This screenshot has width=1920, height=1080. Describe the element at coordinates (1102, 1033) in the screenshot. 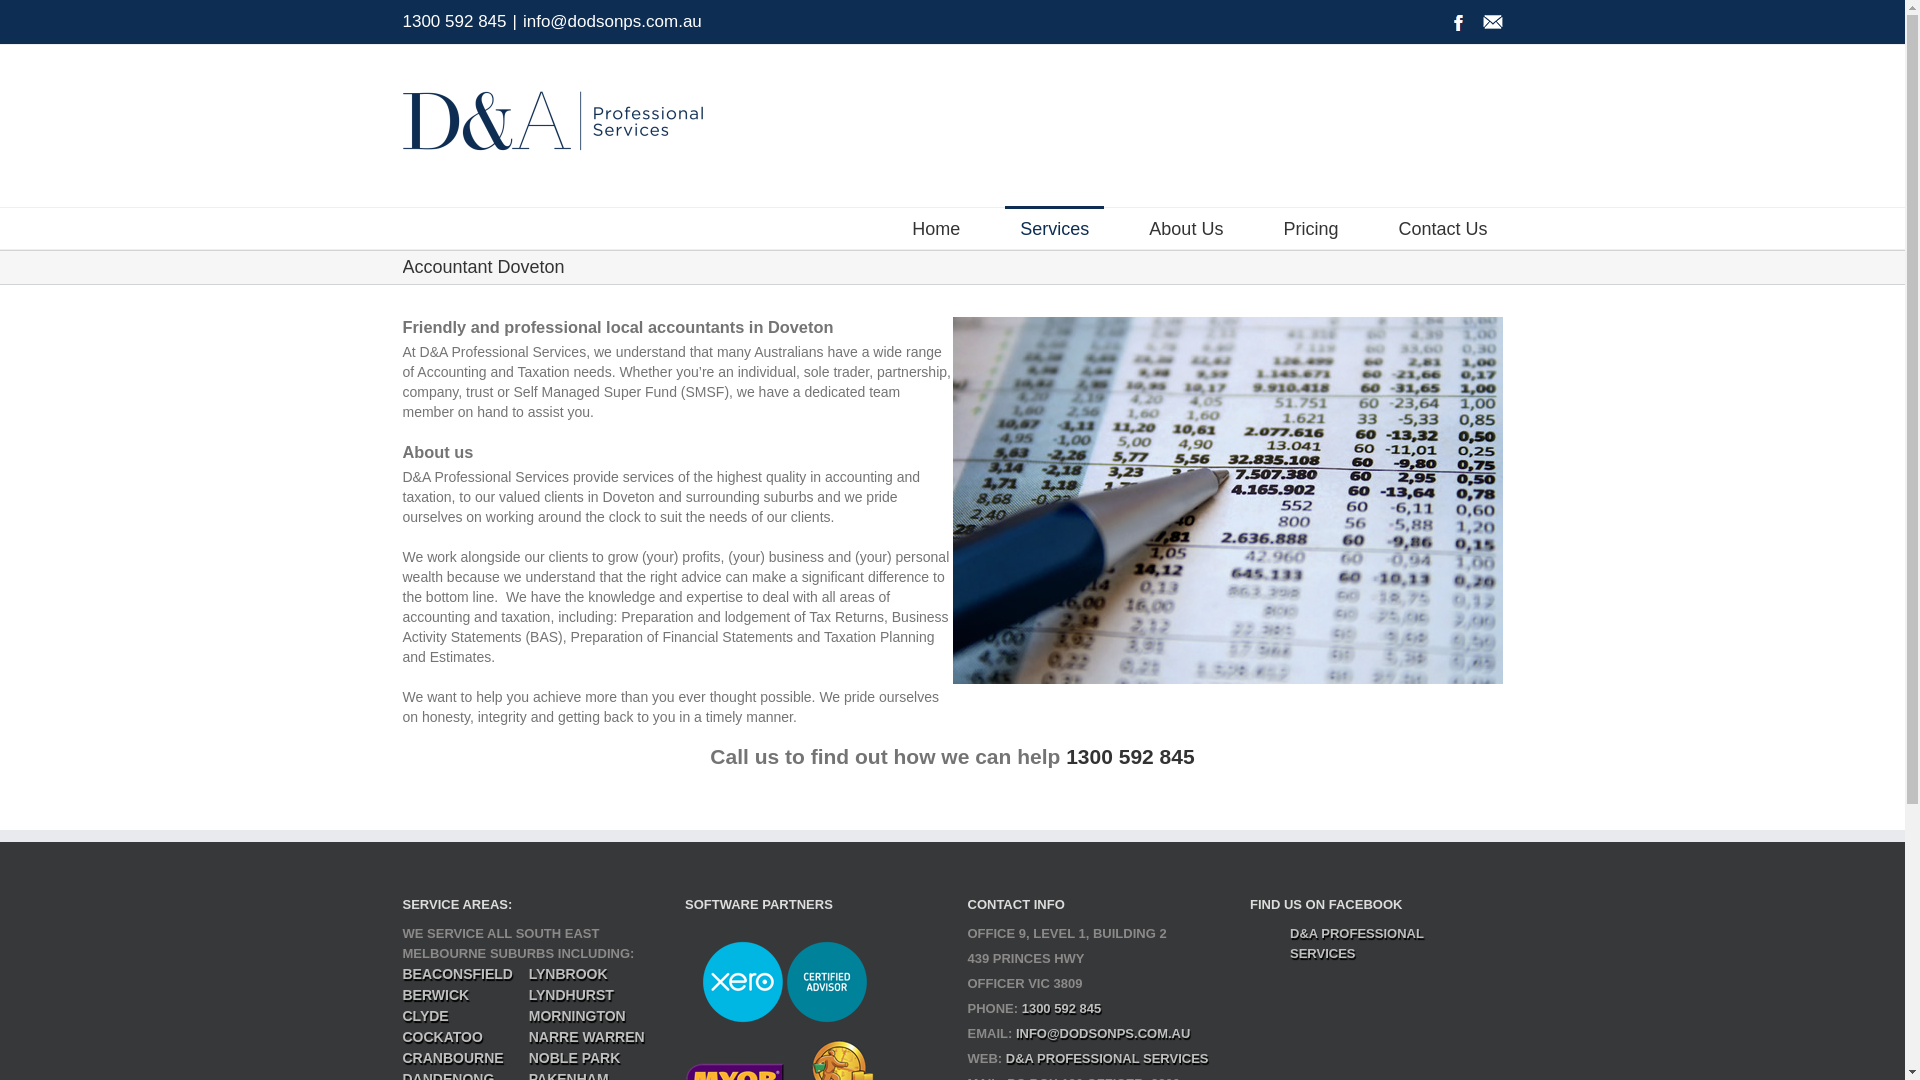

I see `'INFO@DODSONPS.COM.AU'` at that location.